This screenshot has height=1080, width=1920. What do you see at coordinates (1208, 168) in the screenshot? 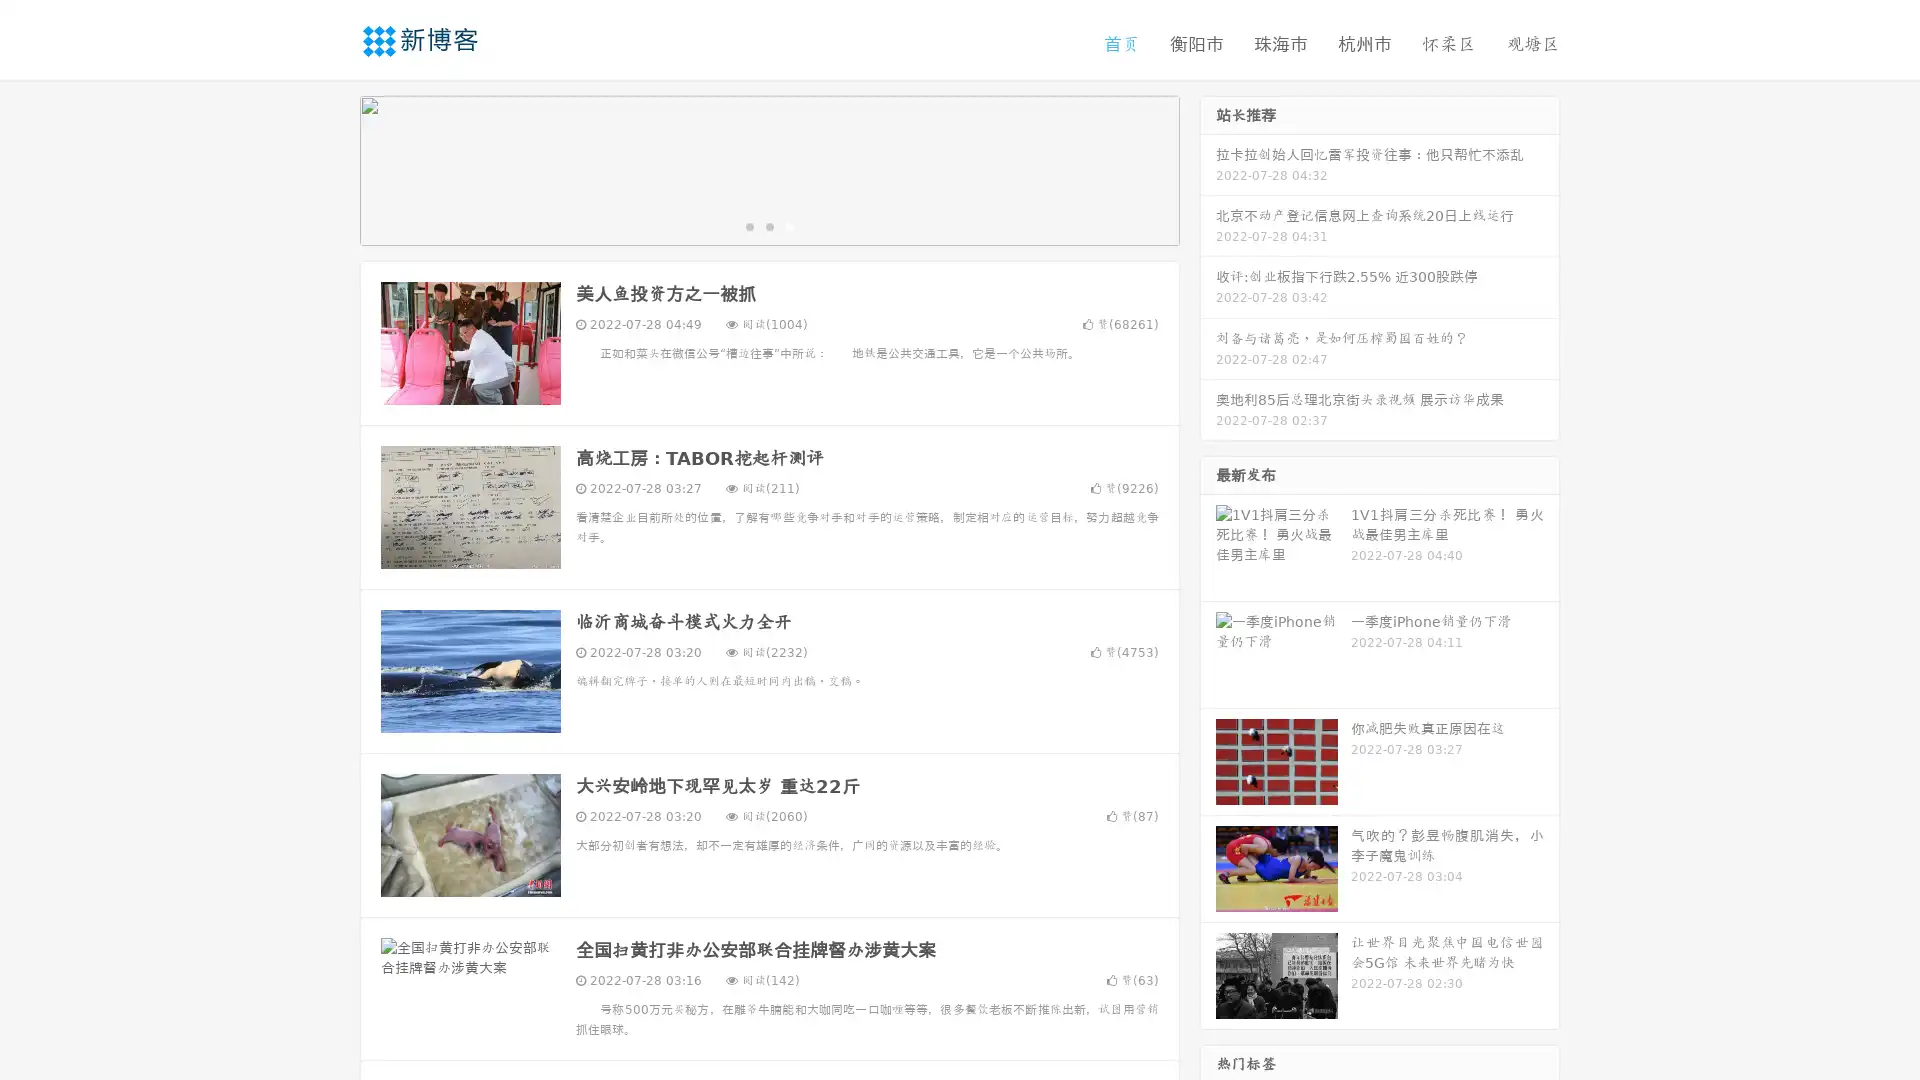
I see `Next slide` at bounding box center [1208, 168].